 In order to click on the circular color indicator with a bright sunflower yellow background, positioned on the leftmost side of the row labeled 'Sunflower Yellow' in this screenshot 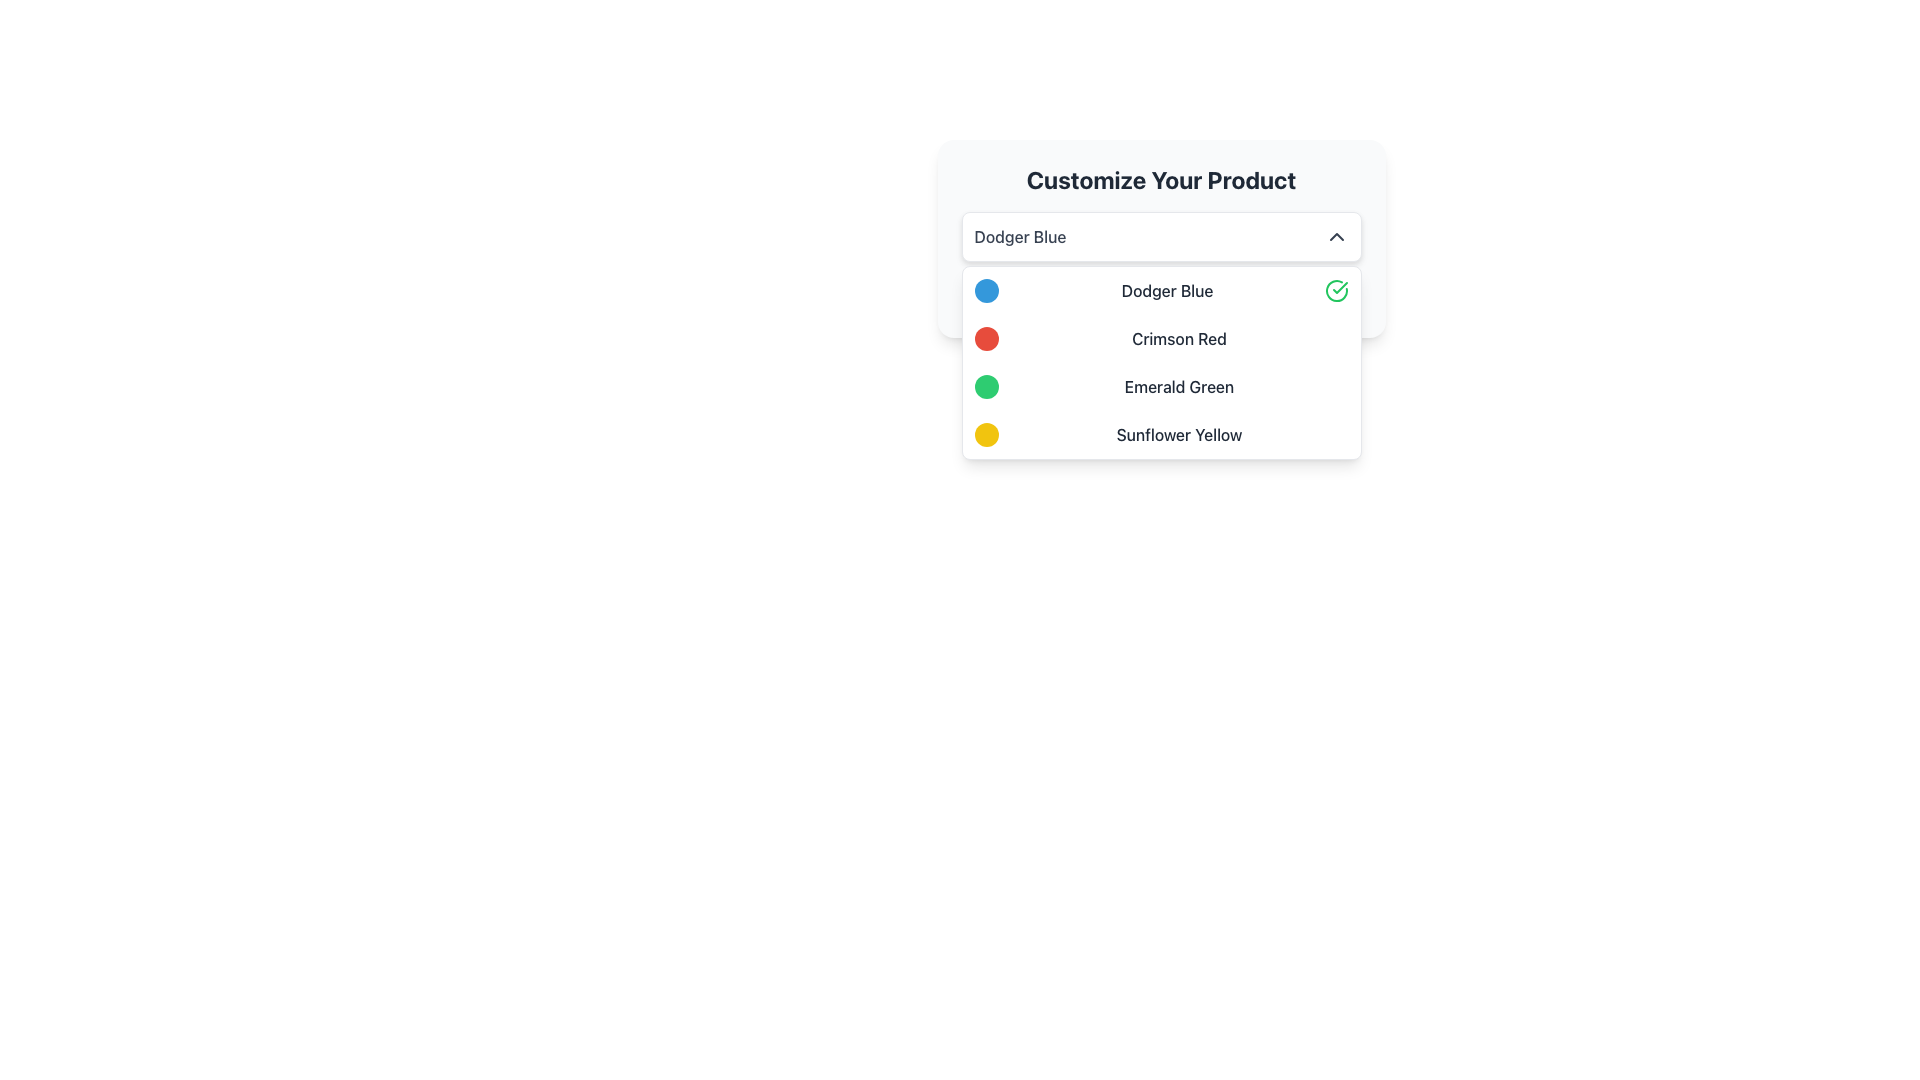, I will do `click(986, 434)`.